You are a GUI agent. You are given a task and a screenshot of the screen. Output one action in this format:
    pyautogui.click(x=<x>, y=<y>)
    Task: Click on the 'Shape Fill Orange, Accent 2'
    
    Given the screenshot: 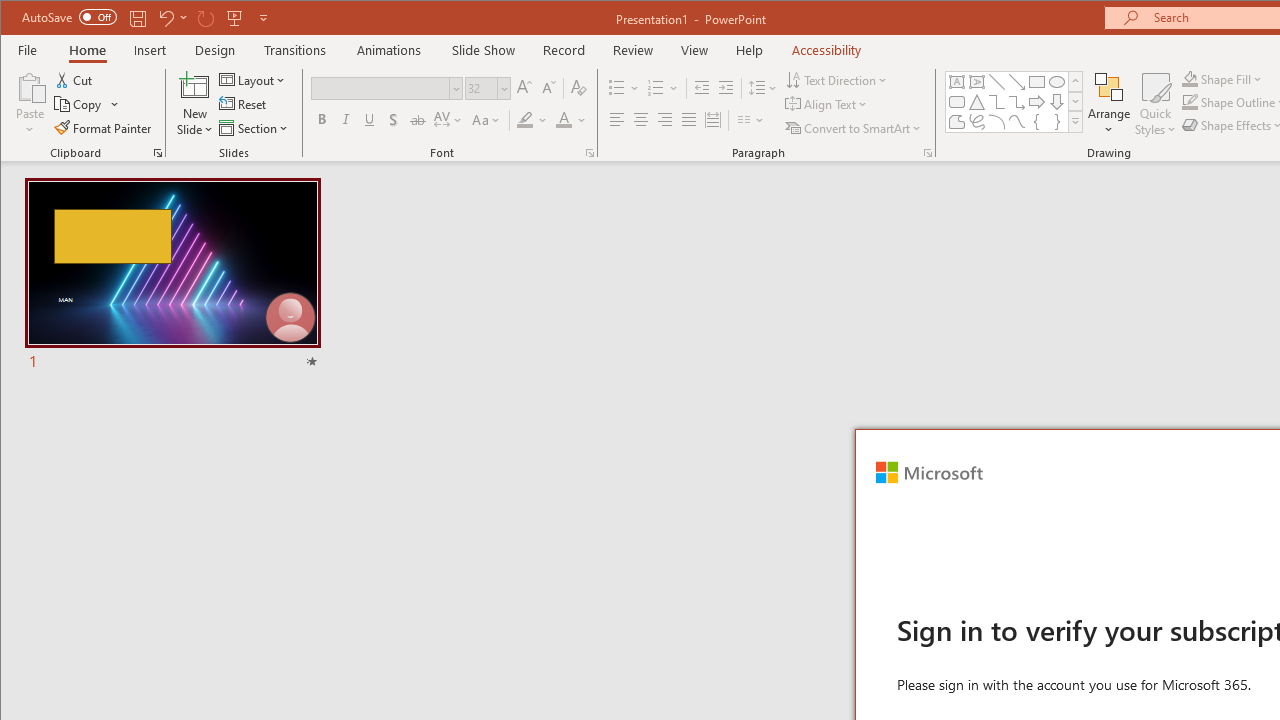 What is the action you would take?
    pyautogui.click(x=1189, y=78)
    